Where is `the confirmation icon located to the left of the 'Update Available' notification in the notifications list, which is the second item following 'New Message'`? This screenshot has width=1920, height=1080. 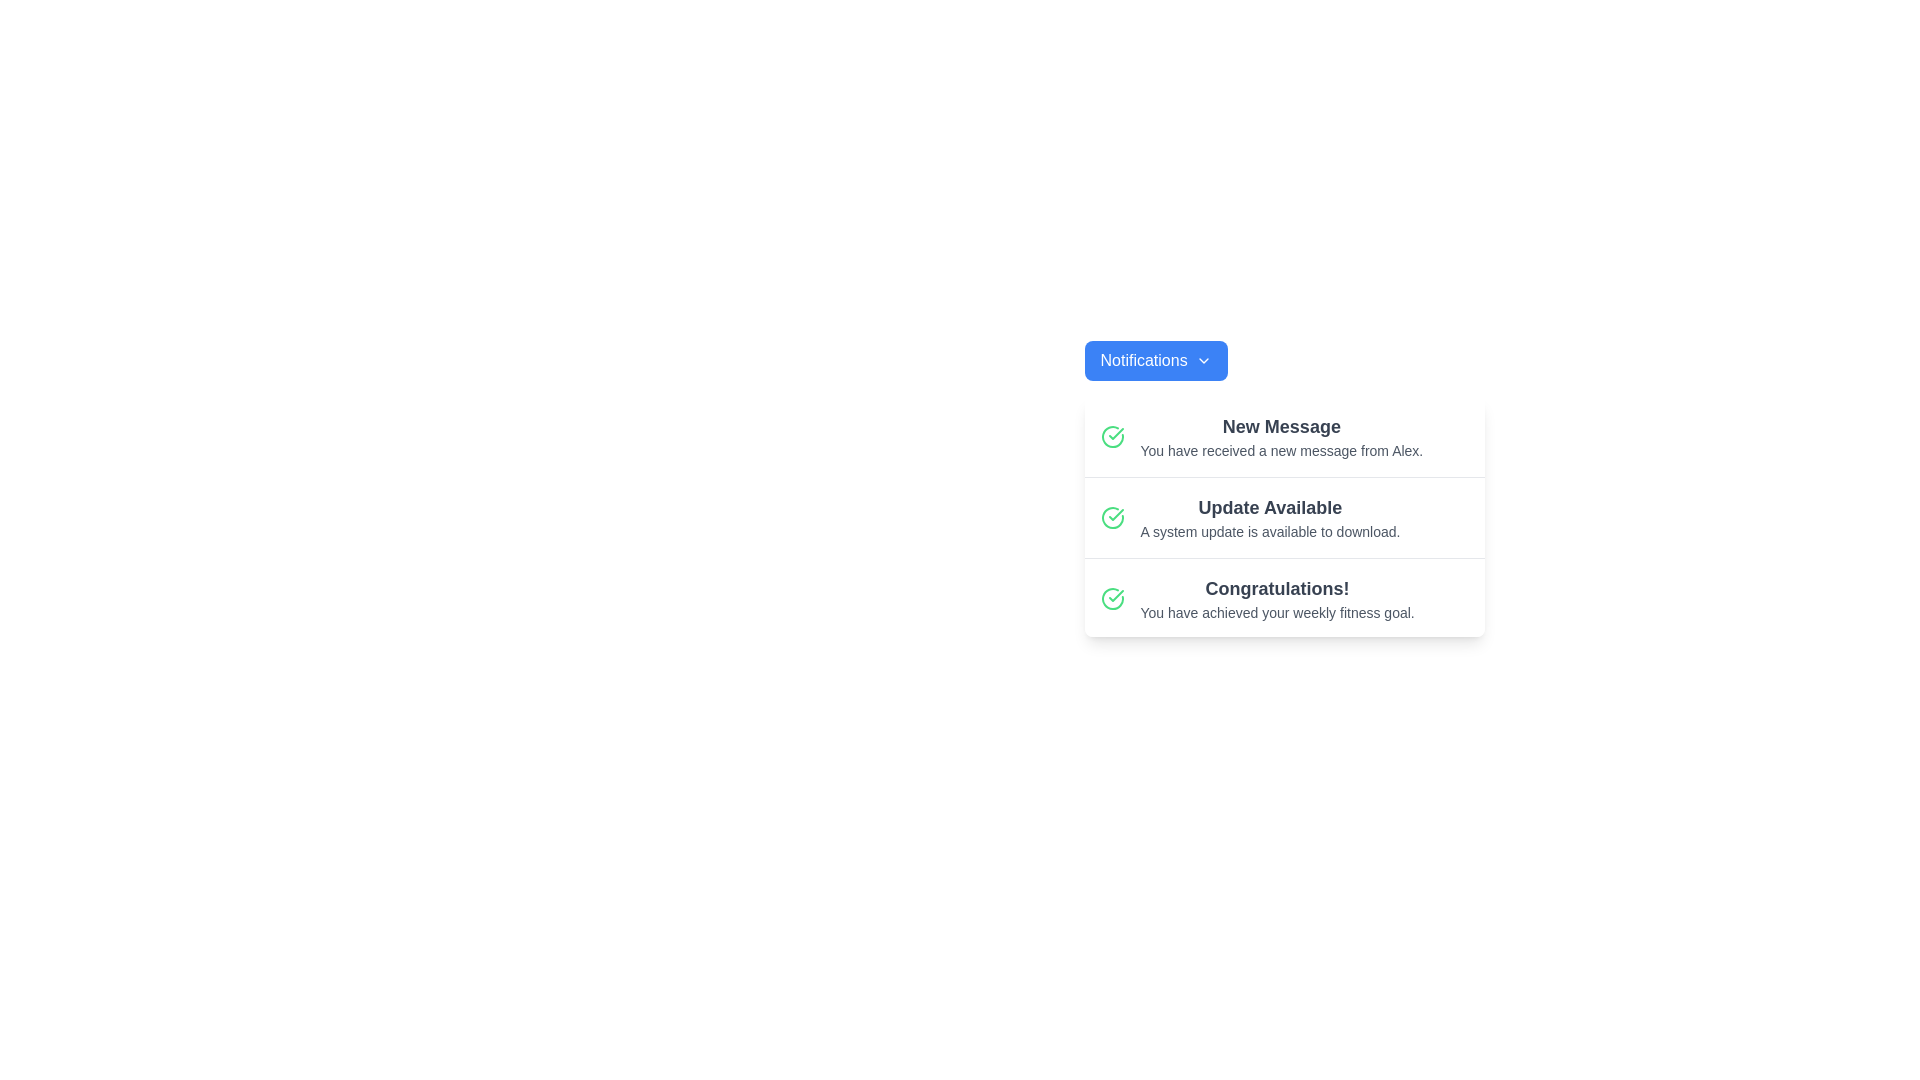 the confirmation icon located to the left of the 'Update Available' notification in the notifications list, which is the second item following 'New Message' is located at coordinates (1111, 516).